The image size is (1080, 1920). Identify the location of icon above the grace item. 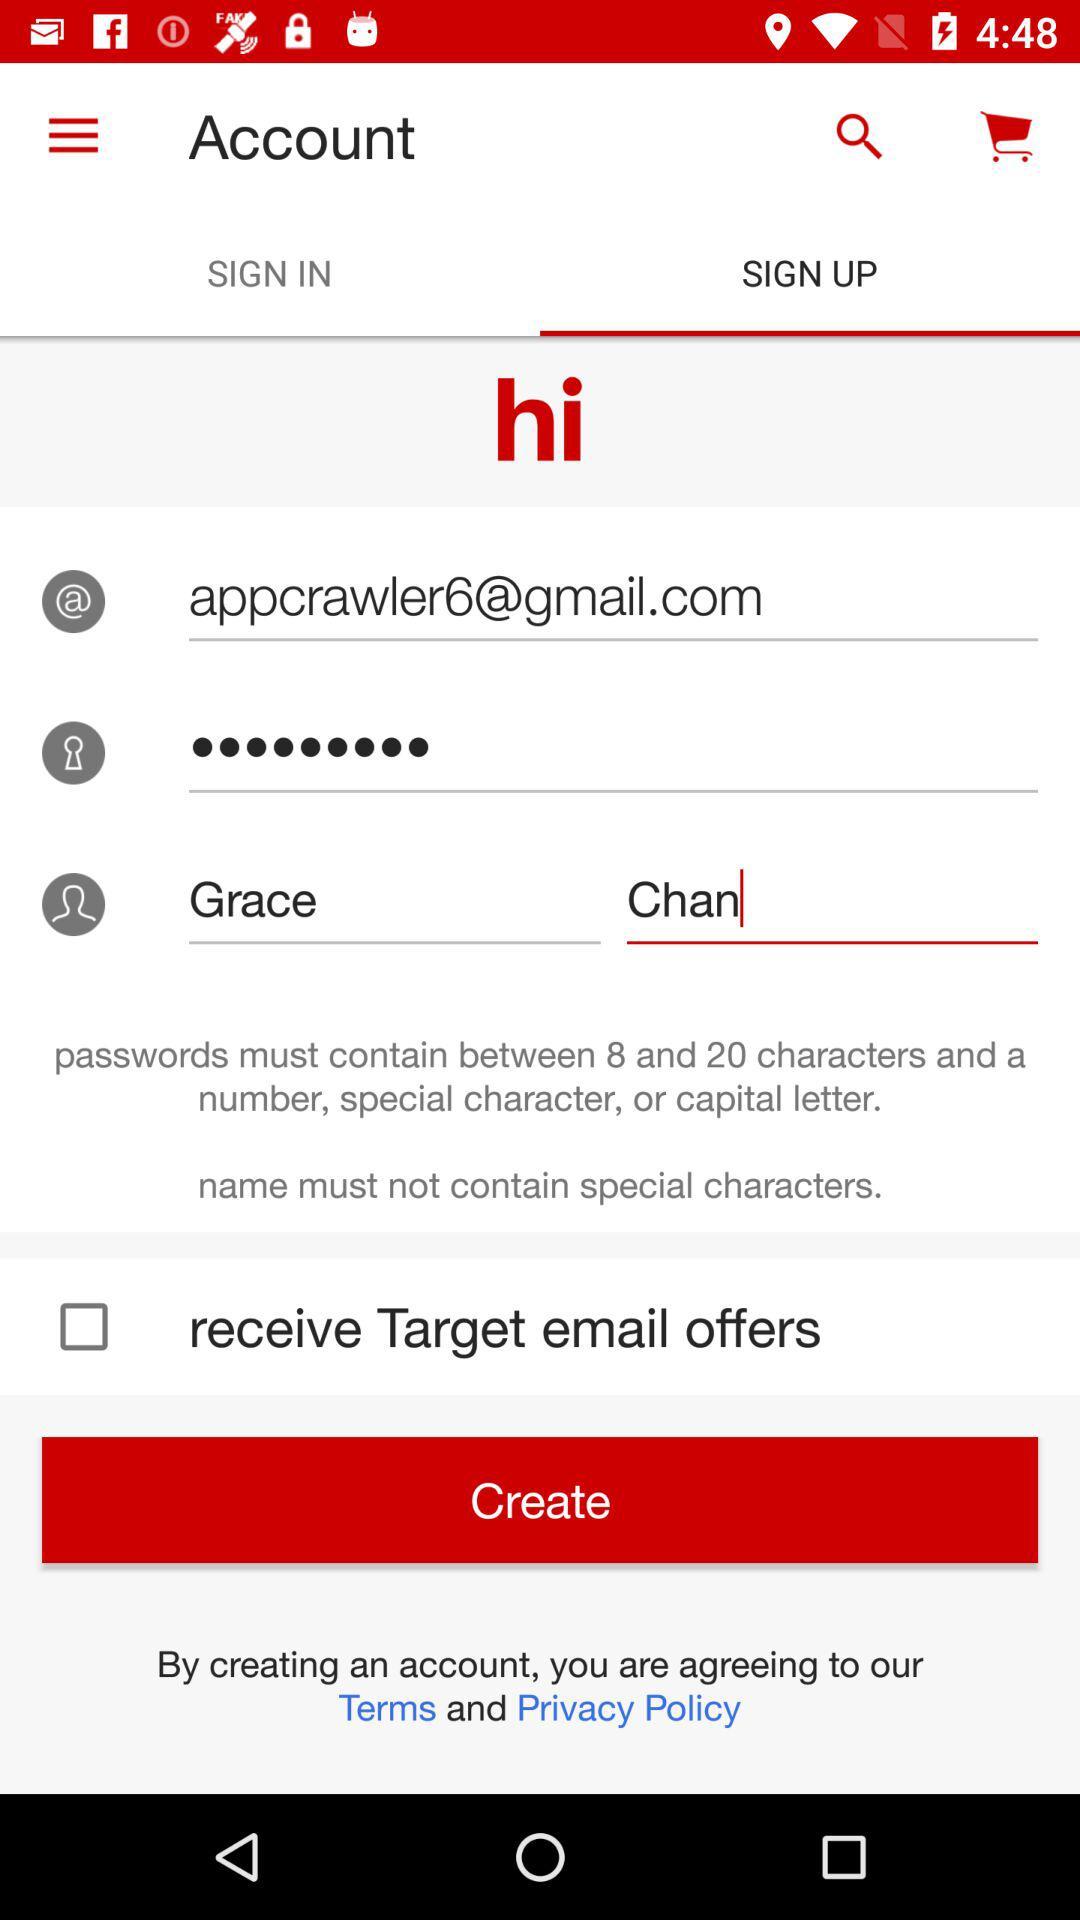
(612, 745).